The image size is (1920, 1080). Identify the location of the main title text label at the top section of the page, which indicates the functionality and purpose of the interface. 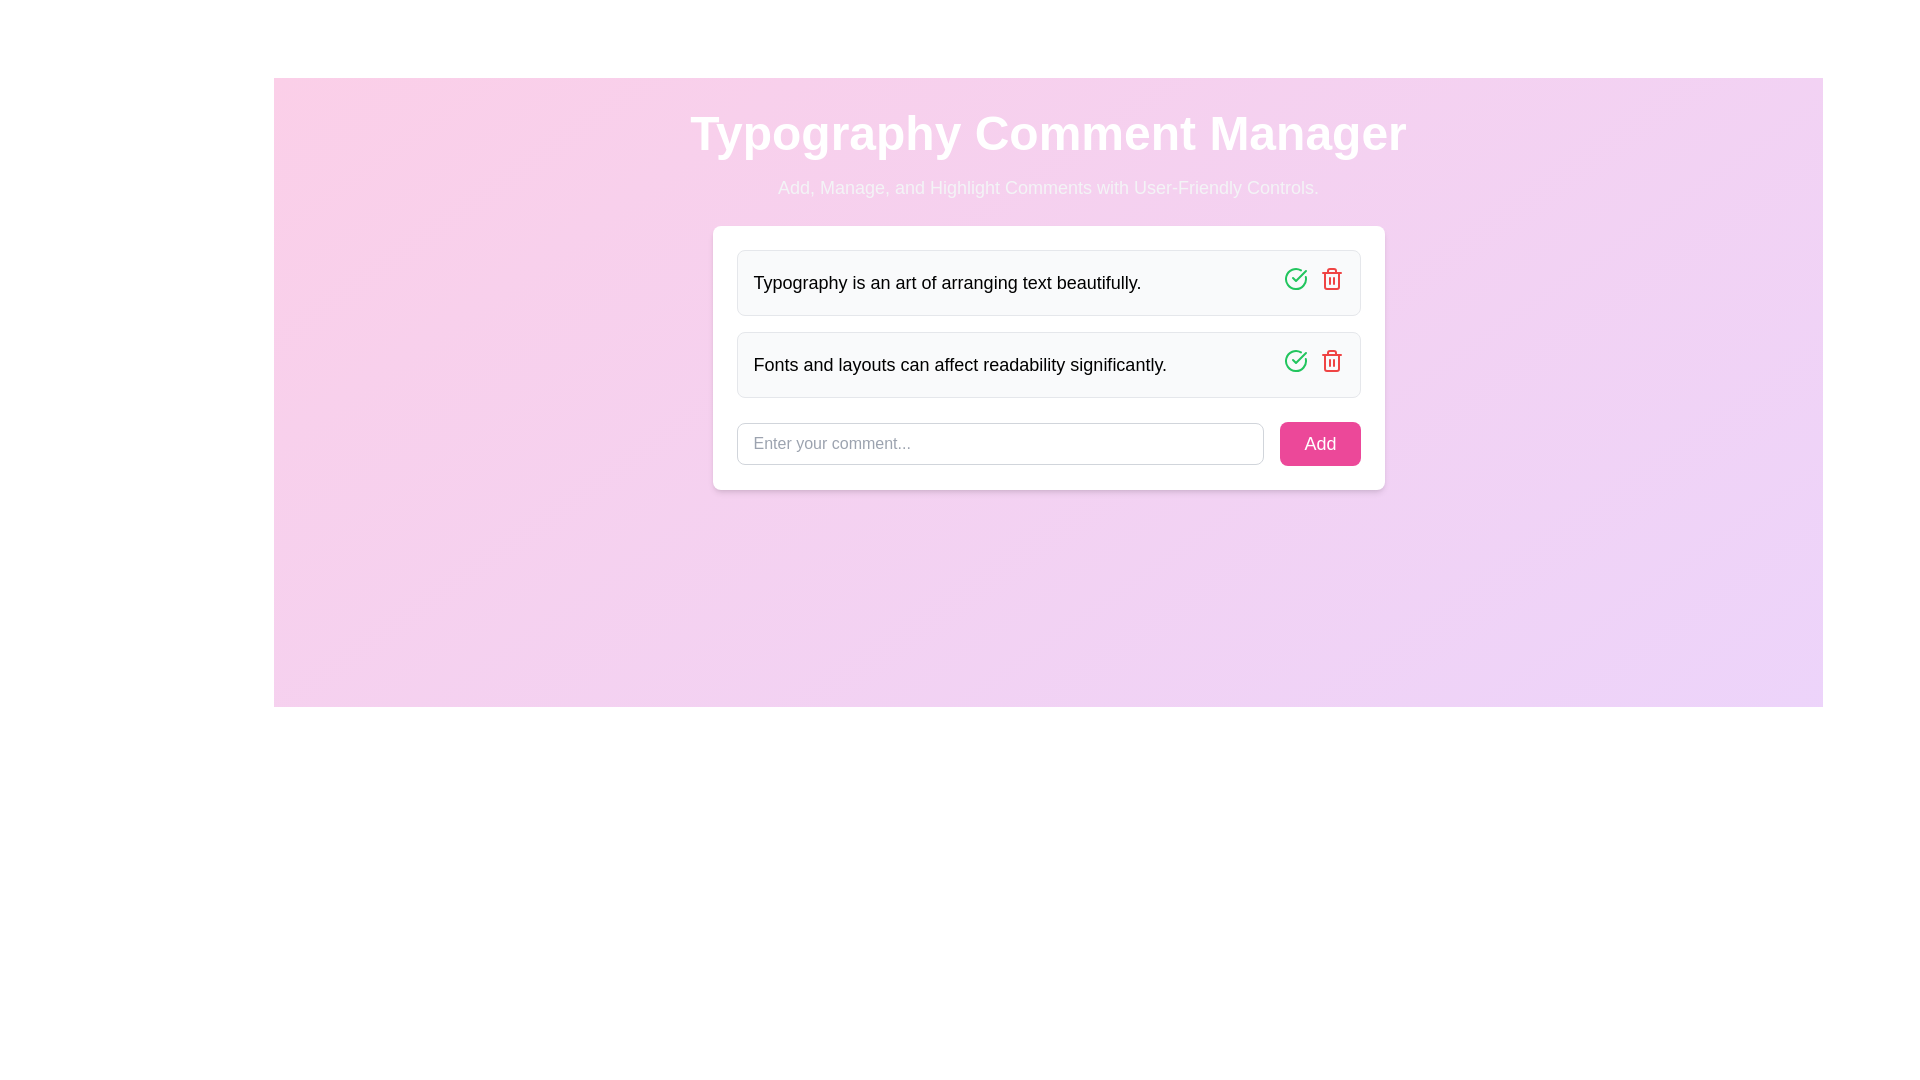
(1047, 134).